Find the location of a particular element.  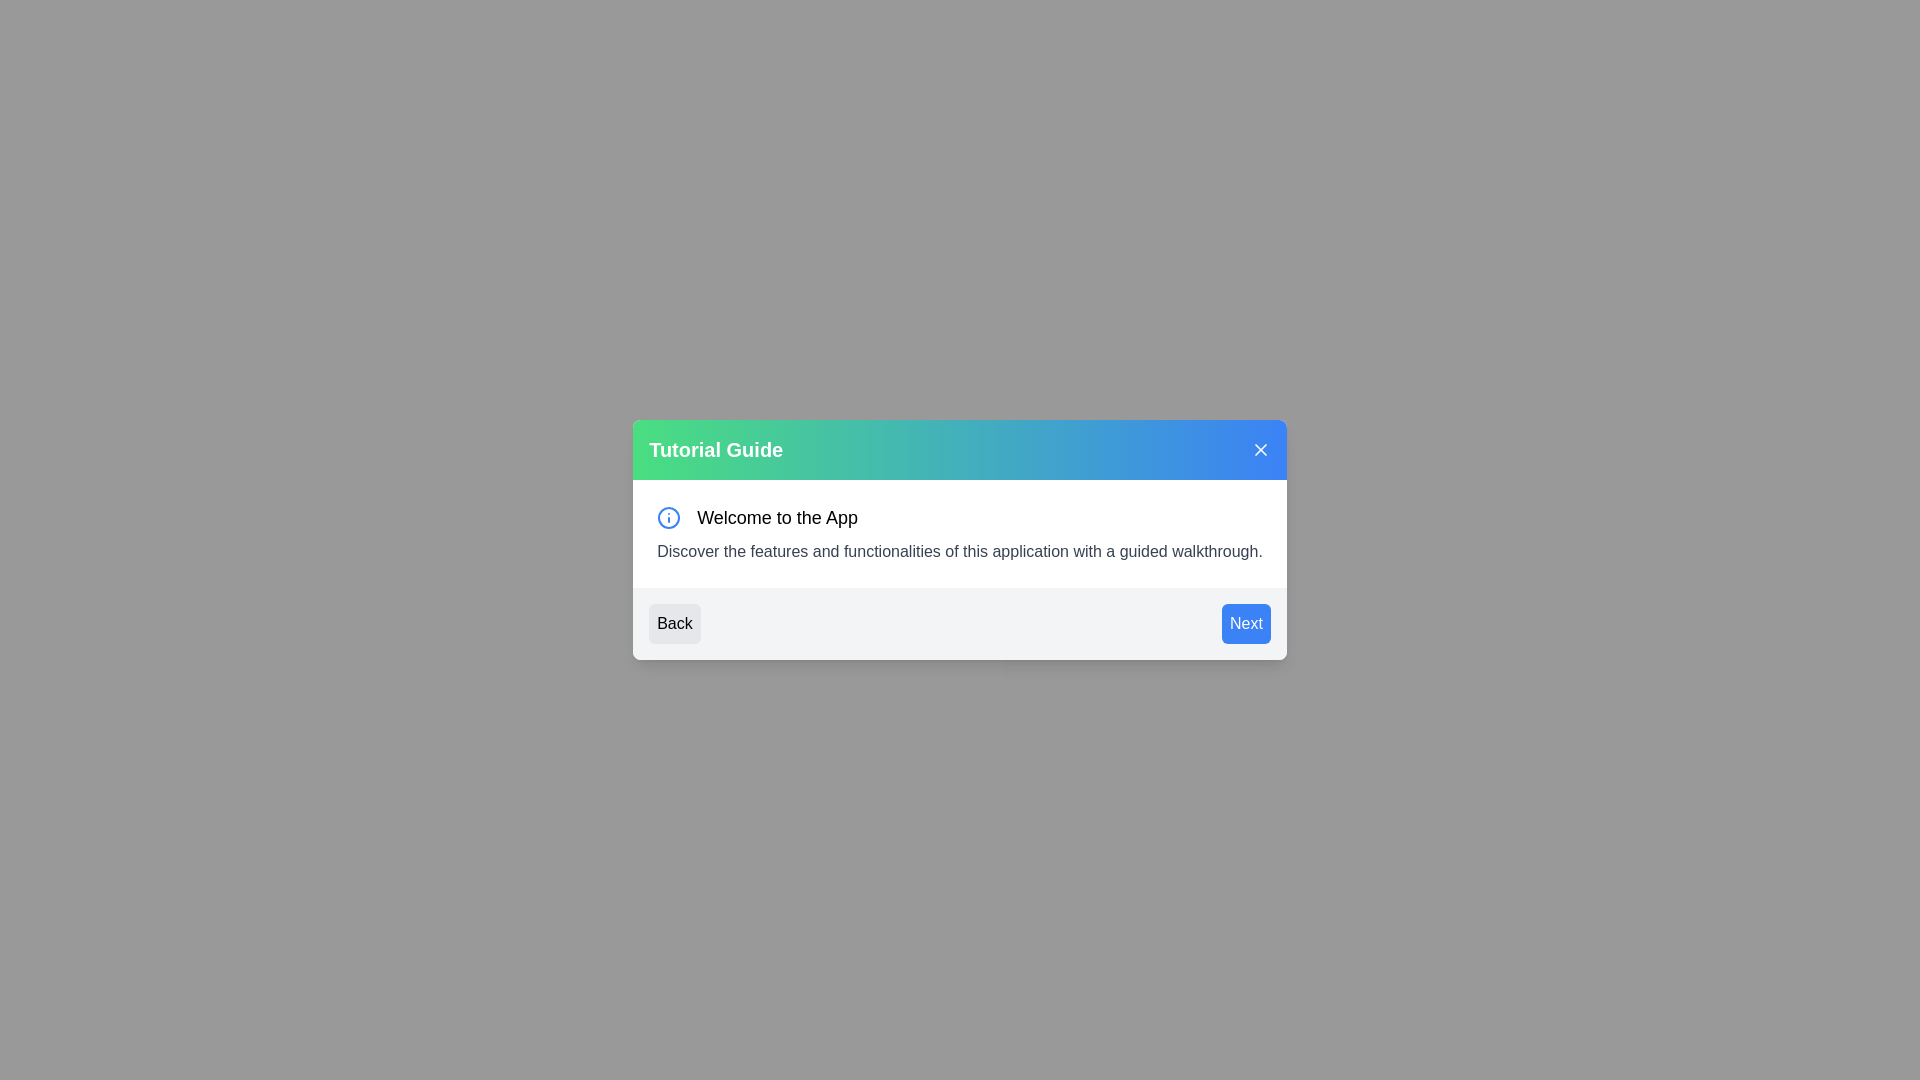

the informational icon located to the left of the 'Welcome to the App' text label in the modal dialog box is located at coordinates (669, 516).